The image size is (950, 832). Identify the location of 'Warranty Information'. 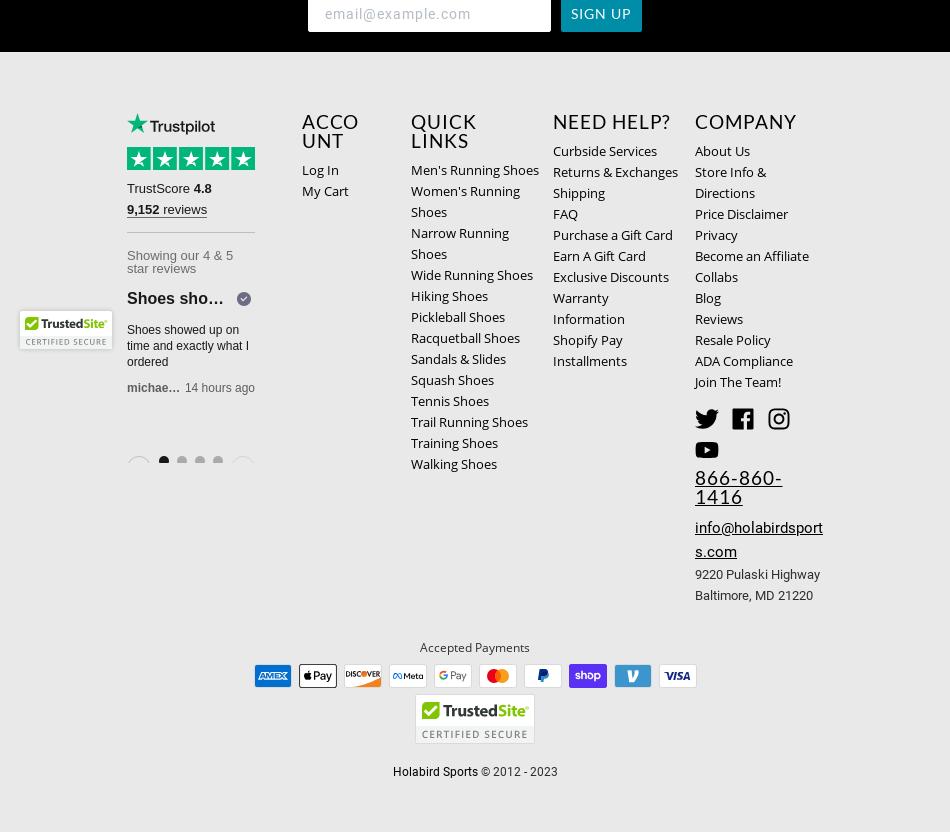
(589, 307).